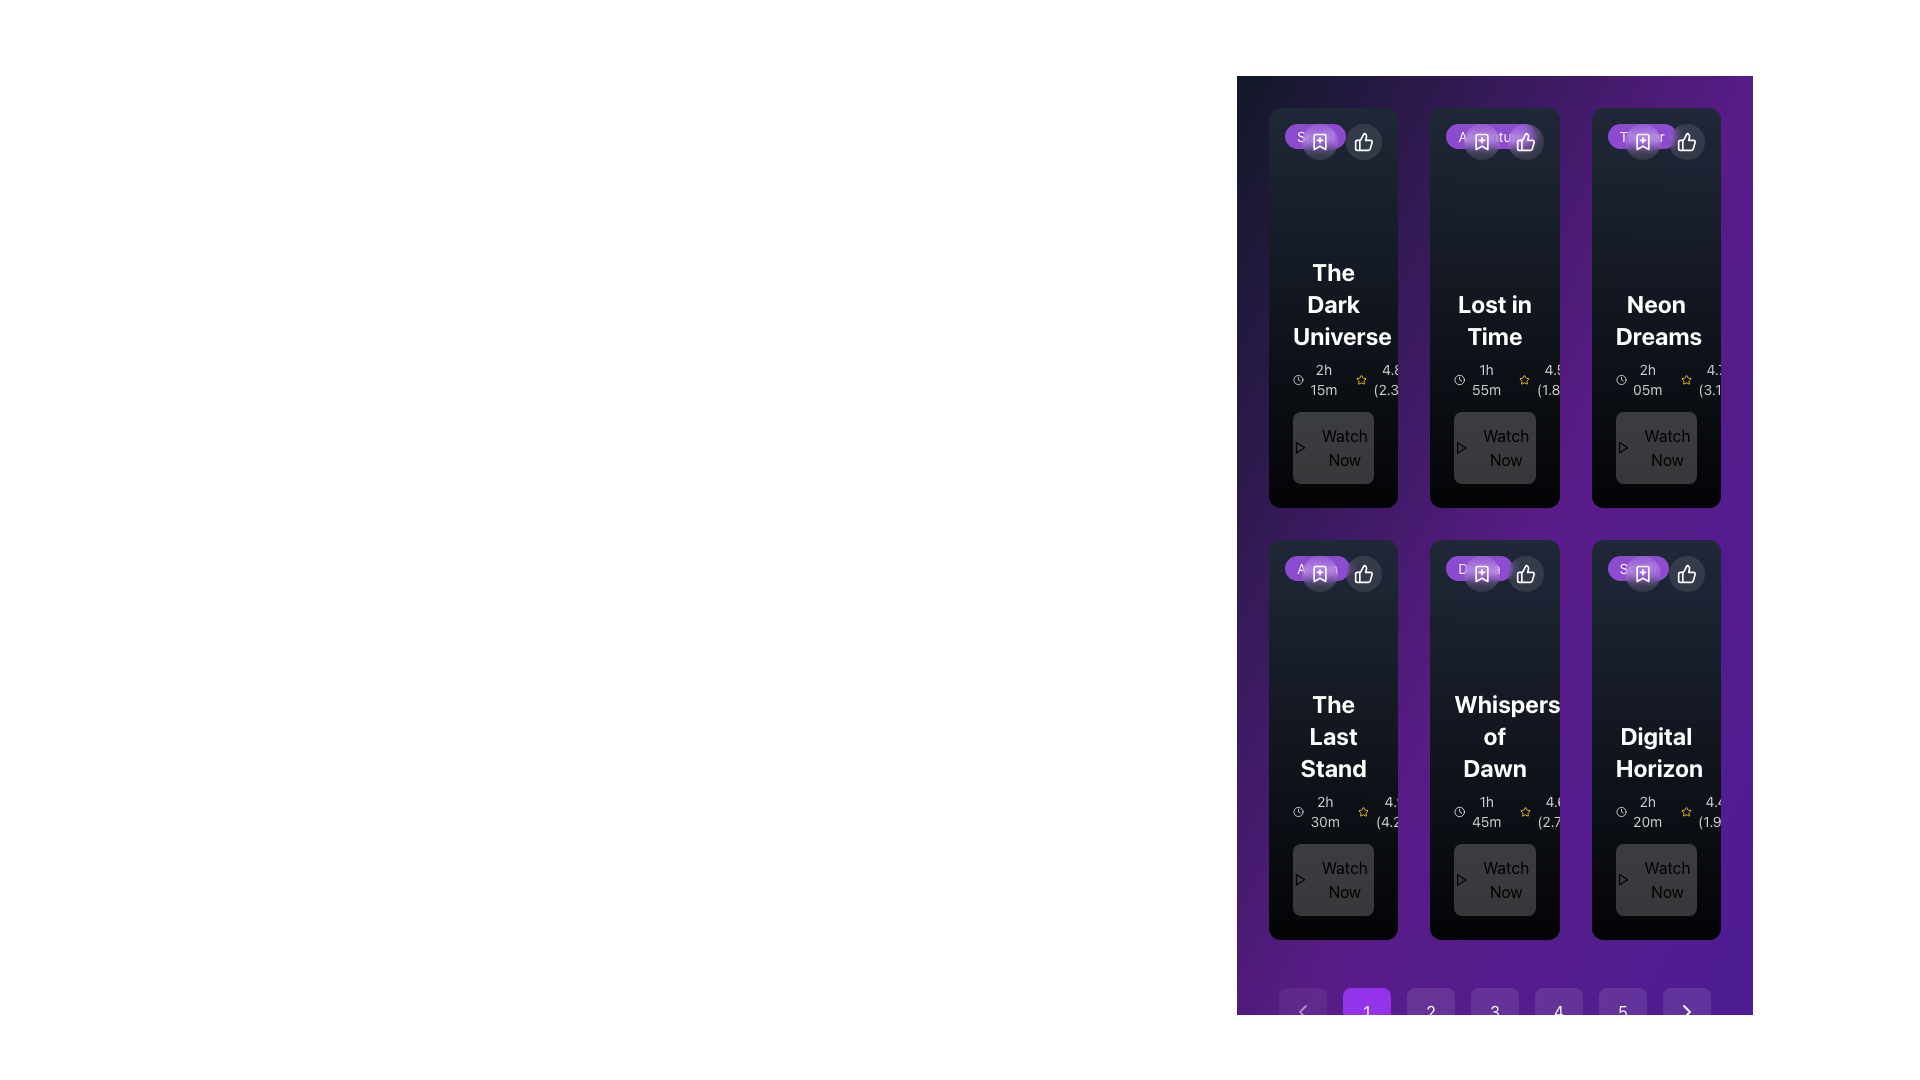 This screenshot has width=1920, height=1080. What do you see at coordinates (1317, 568) in the screenshot?
I see `the badge located in the top-left corner of the card titled 'The Last Stand', which is in the second row and first column of a grid layout` at bounding box center [1317, 568].